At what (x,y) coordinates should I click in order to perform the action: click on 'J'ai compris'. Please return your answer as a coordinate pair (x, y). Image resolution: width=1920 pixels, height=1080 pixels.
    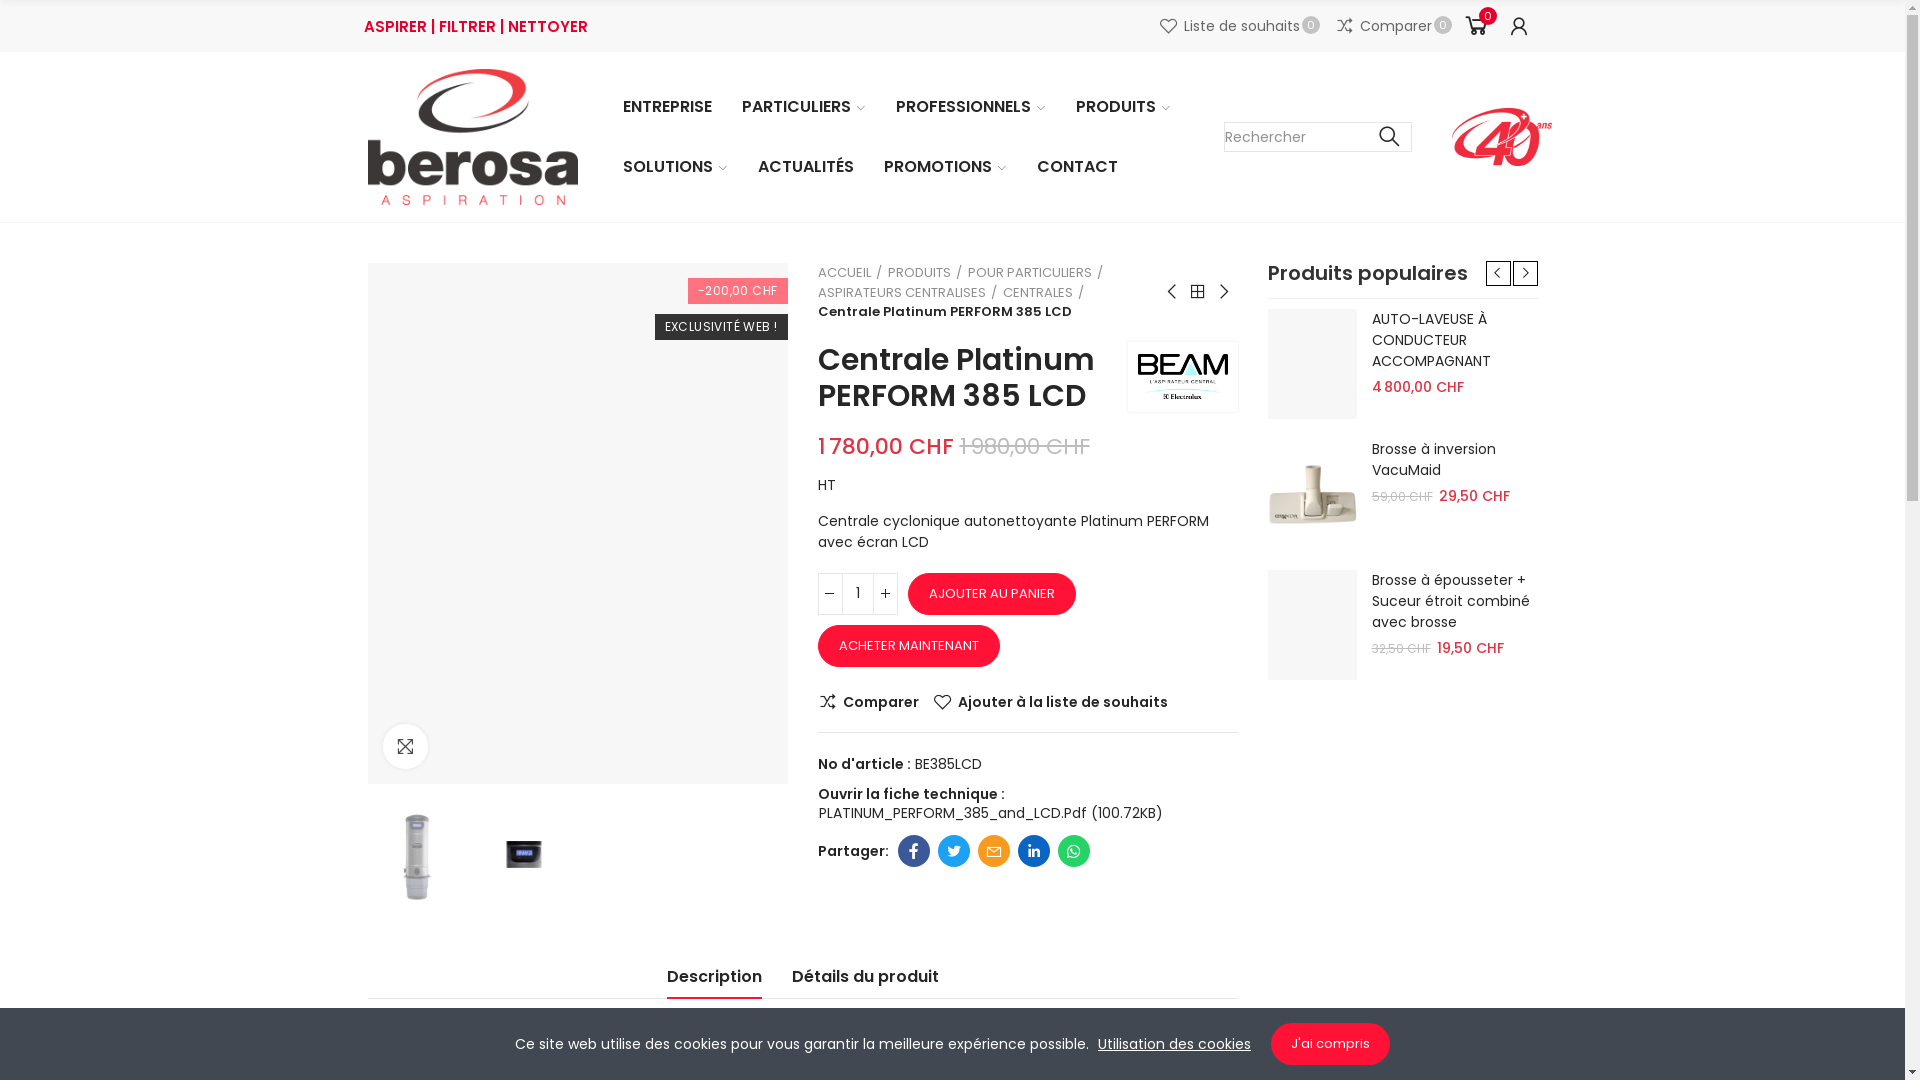
    Looking at the image, I should click on (1330, 1043).